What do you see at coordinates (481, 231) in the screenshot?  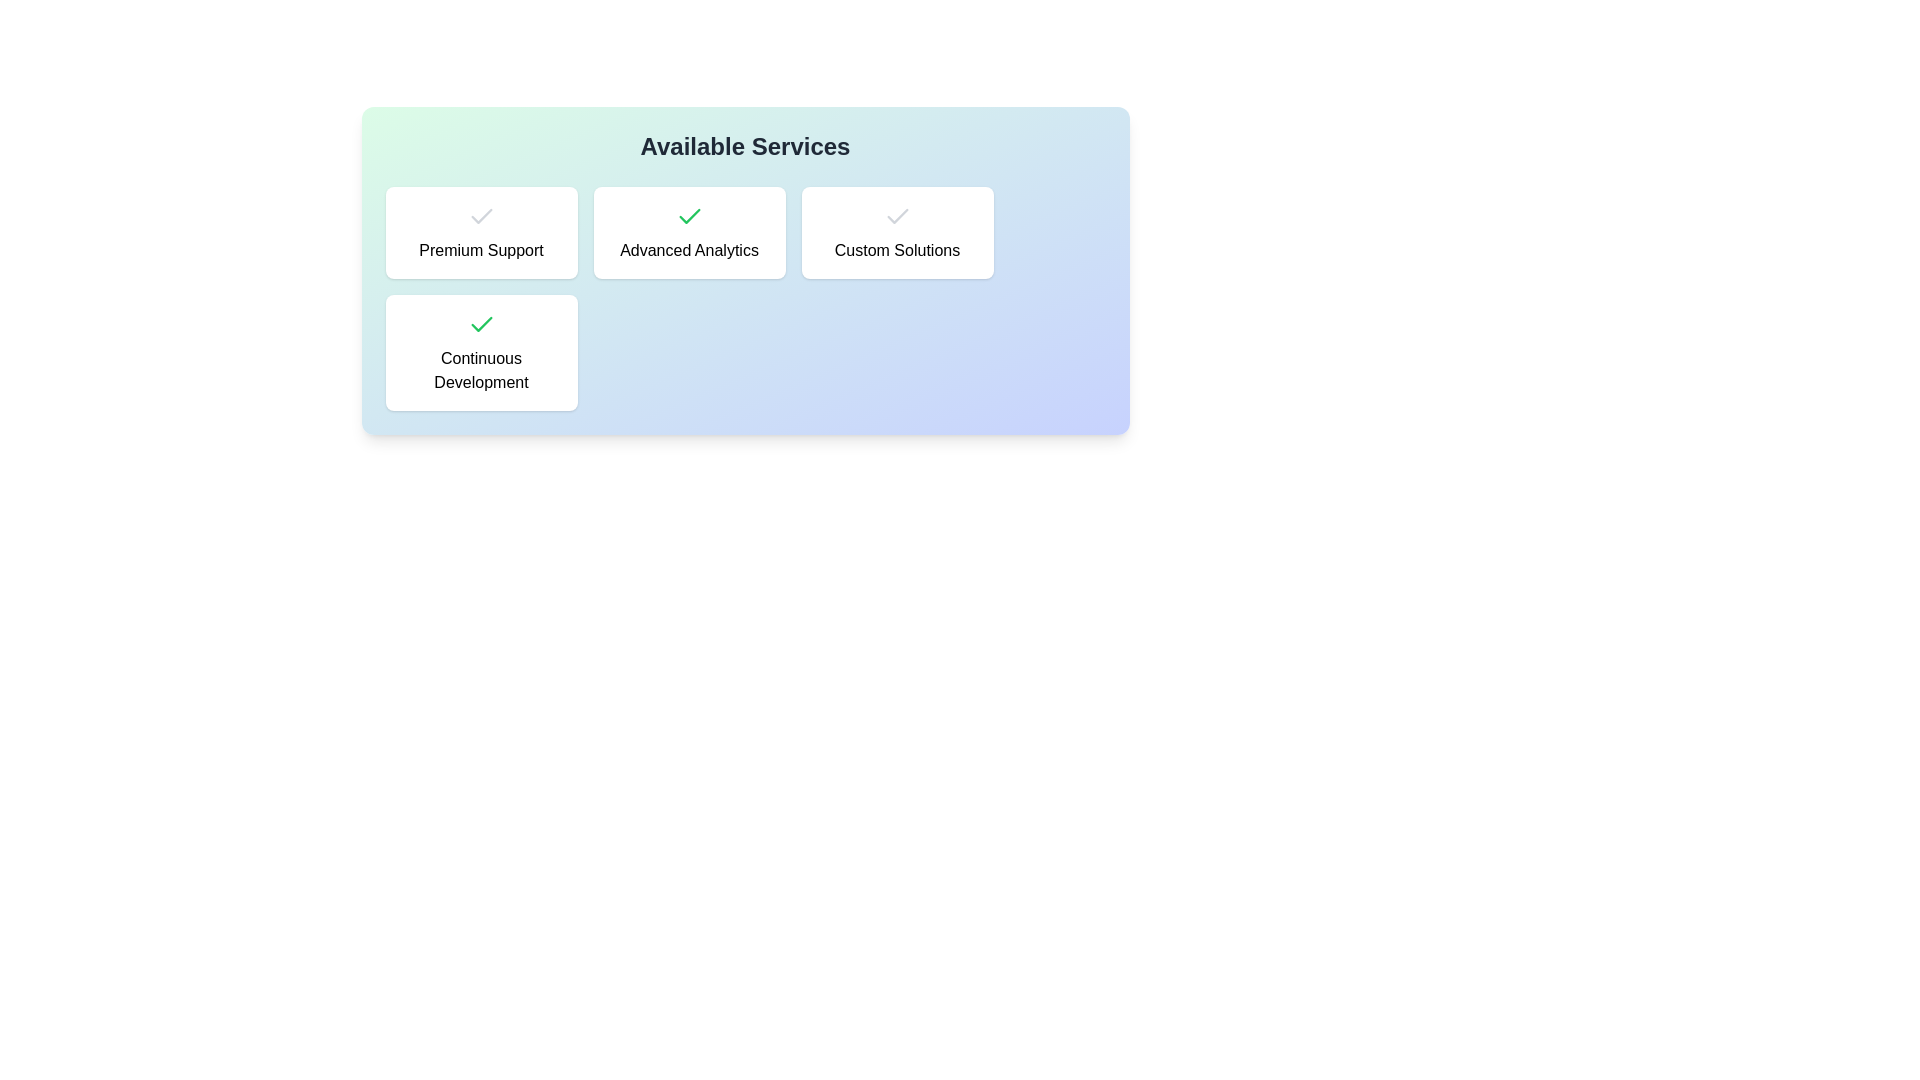 I see `the 'Premium Support' card located in the first row, first column of the grid` at bounding box center [481, 231].